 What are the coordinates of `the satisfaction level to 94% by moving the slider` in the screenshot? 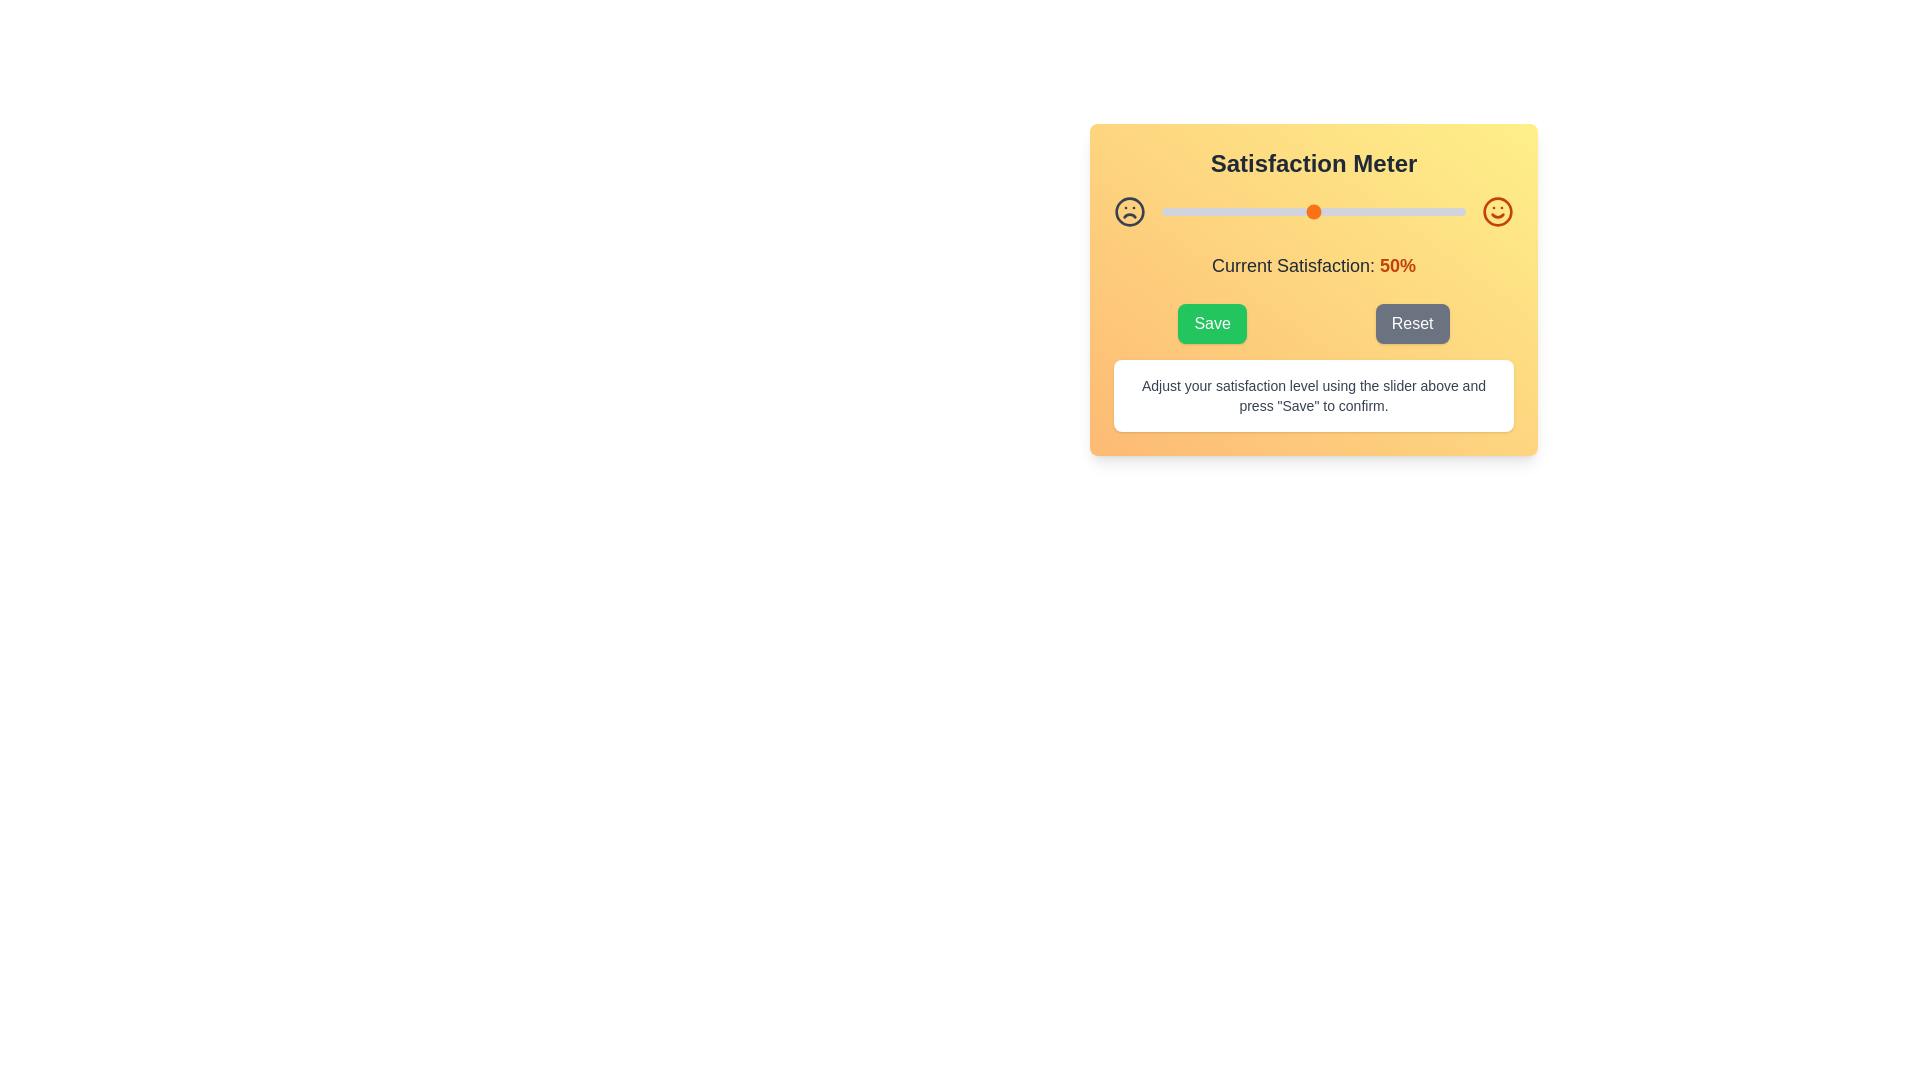 It's located at (1447, 212).